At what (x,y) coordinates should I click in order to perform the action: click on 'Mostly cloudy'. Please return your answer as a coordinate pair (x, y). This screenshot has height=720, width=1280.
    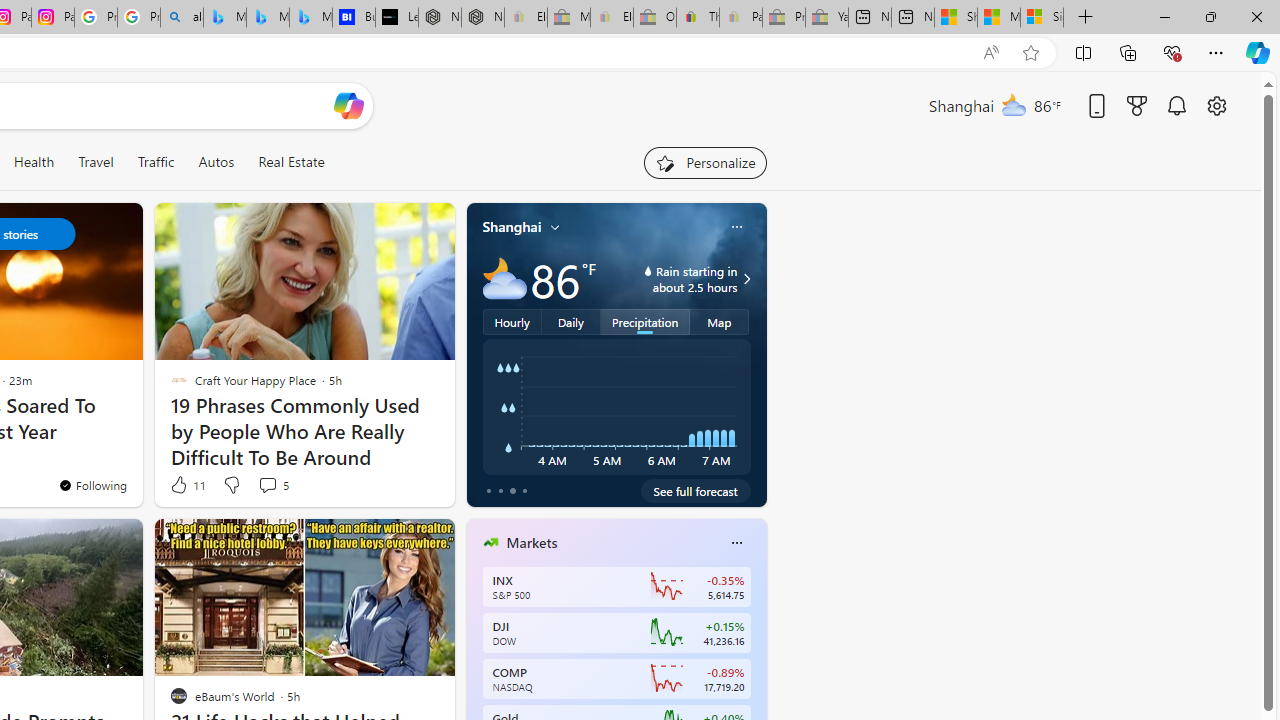
    Looking at the image, I should click on (504, 279).